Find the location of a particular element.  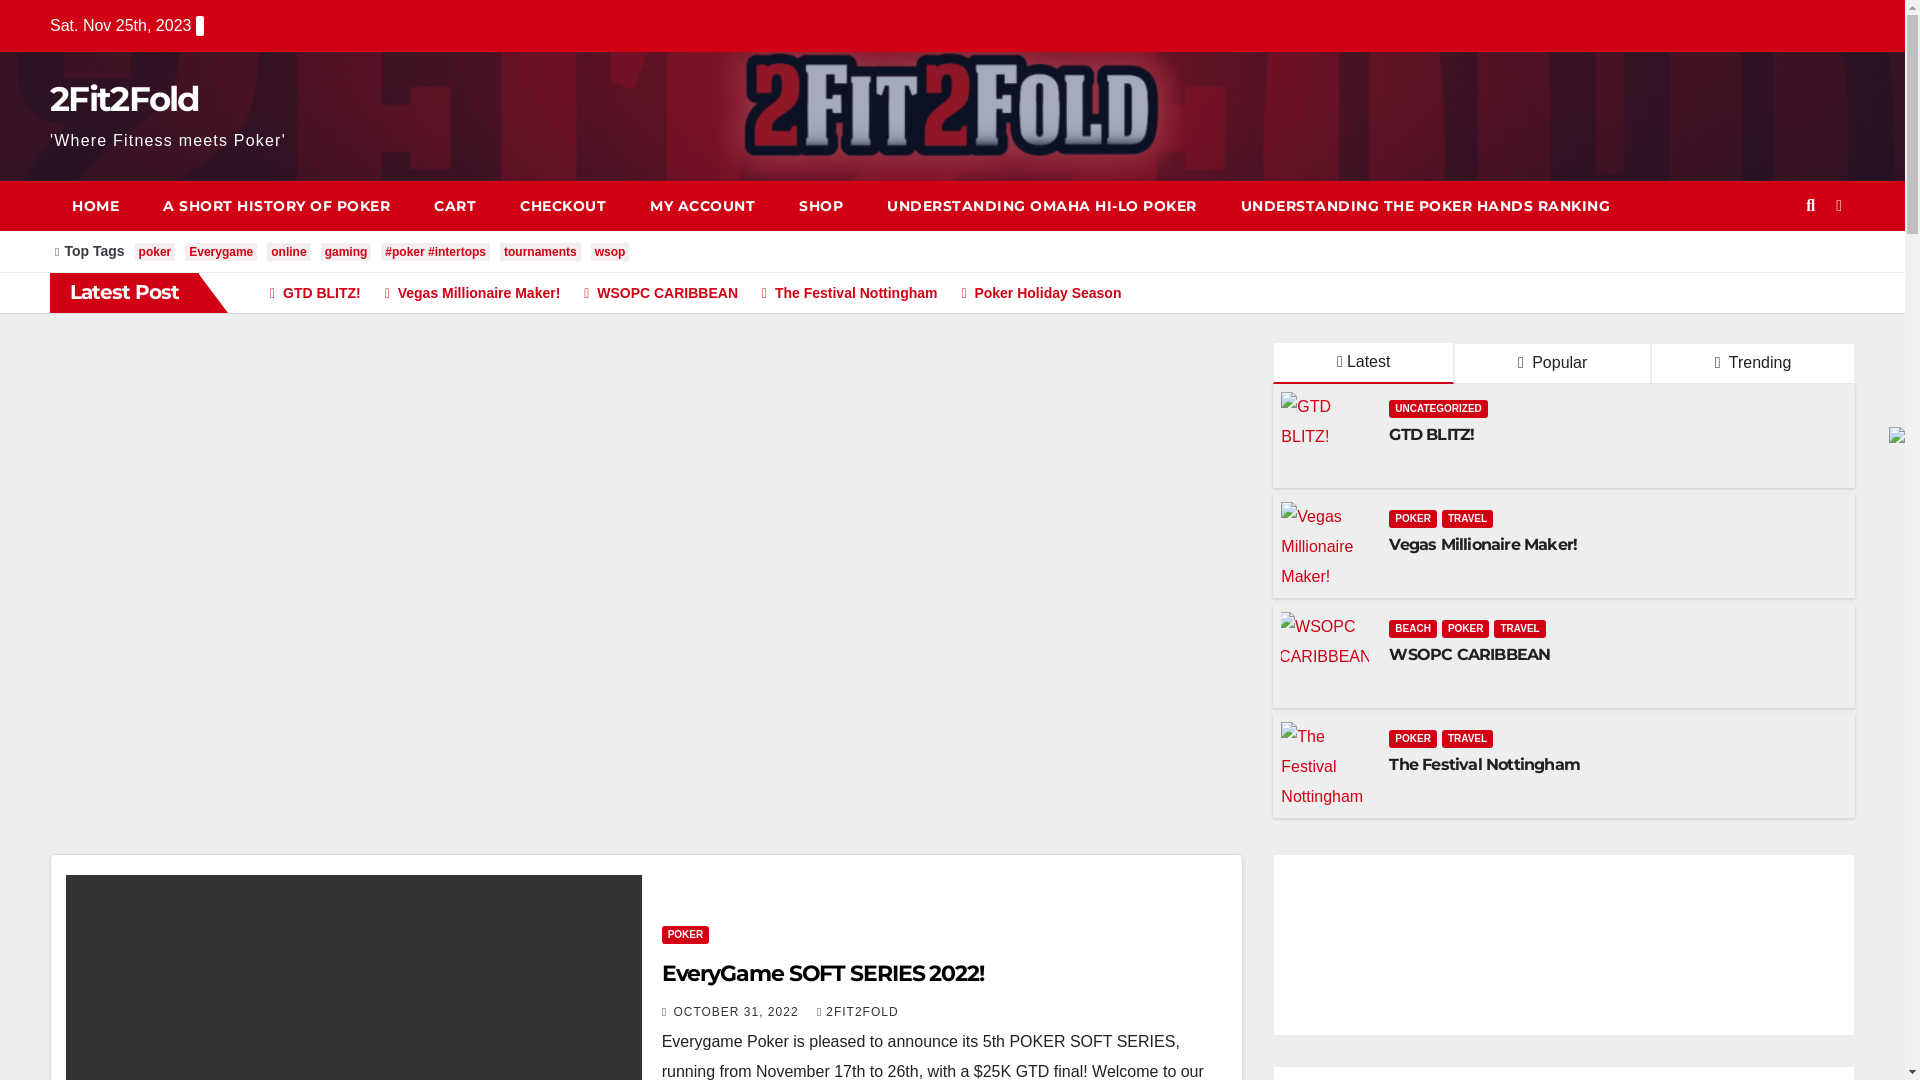

'MY ACCOUNT' is located at coordinates (702, 205).